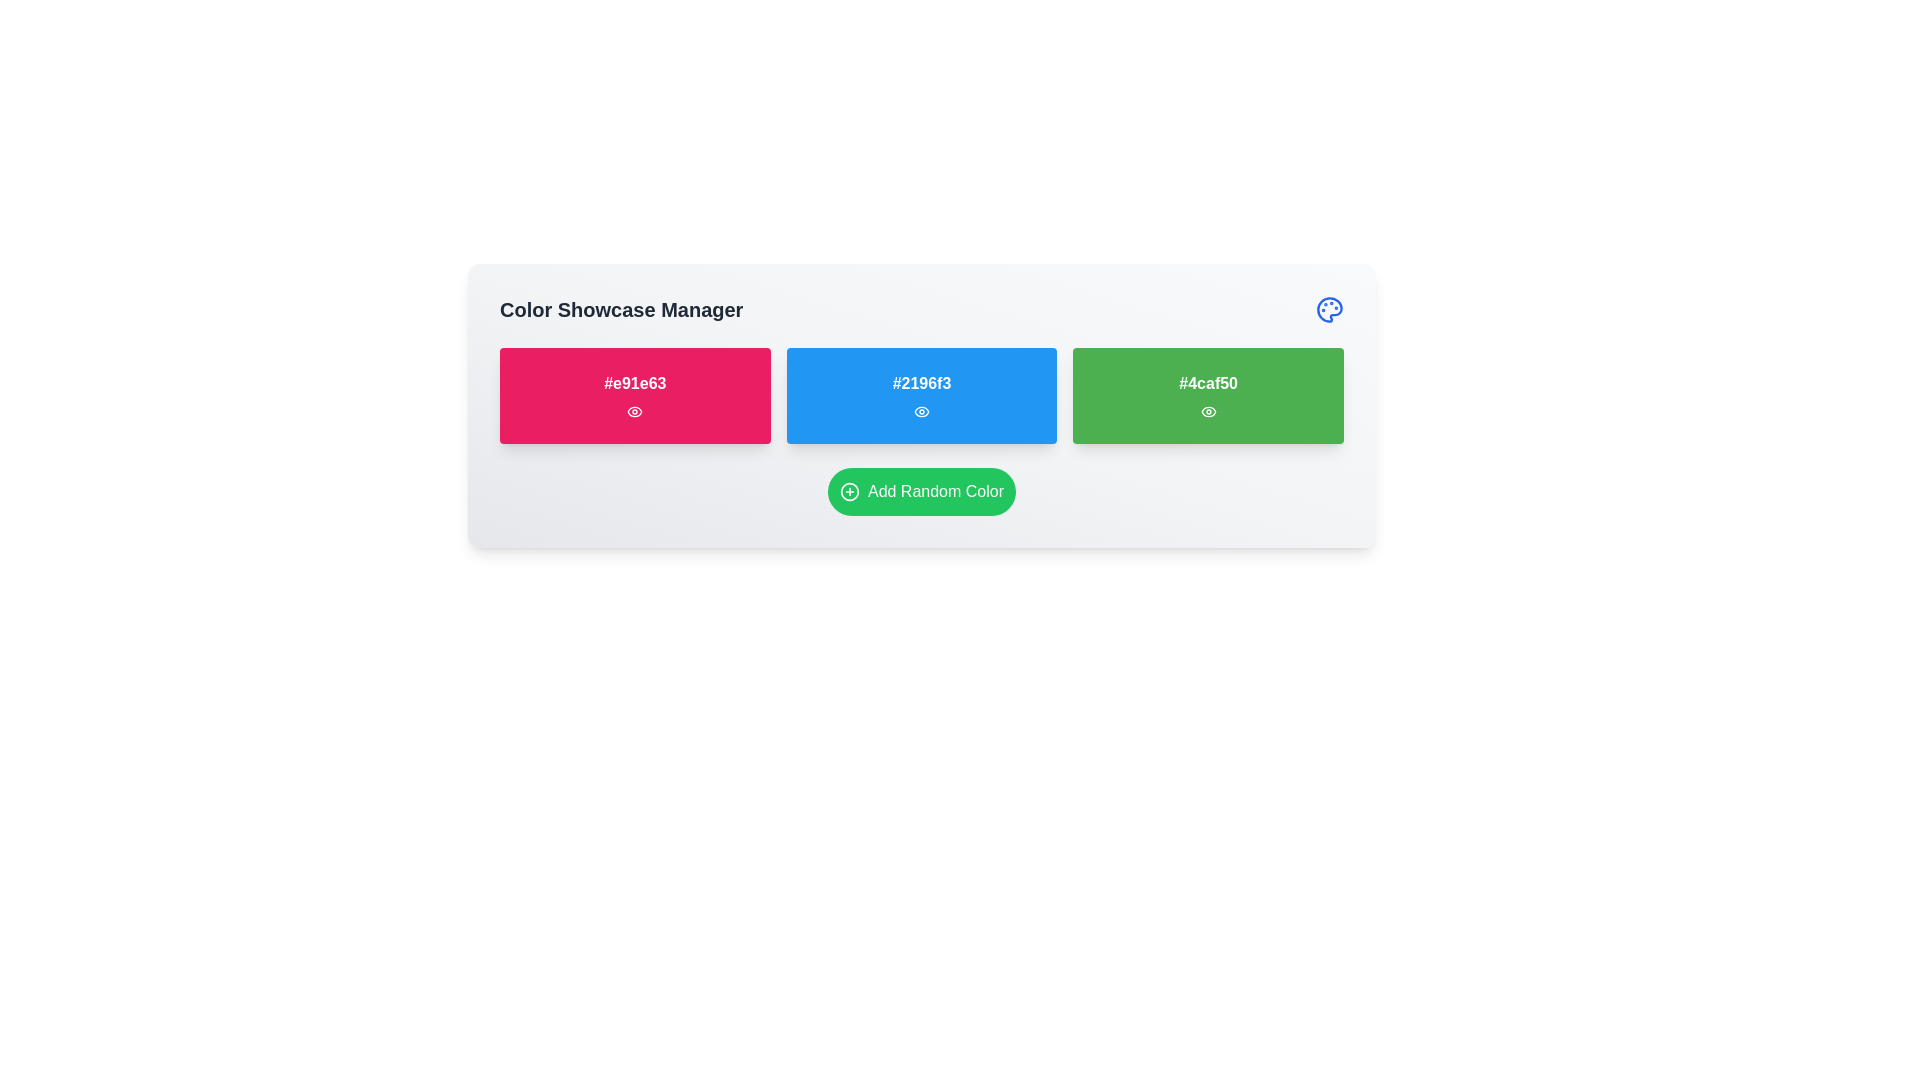  I want to click on the circular icon with a plus sign inside, which is centered on the green 'Add Random Color' button, so click(849, 492).